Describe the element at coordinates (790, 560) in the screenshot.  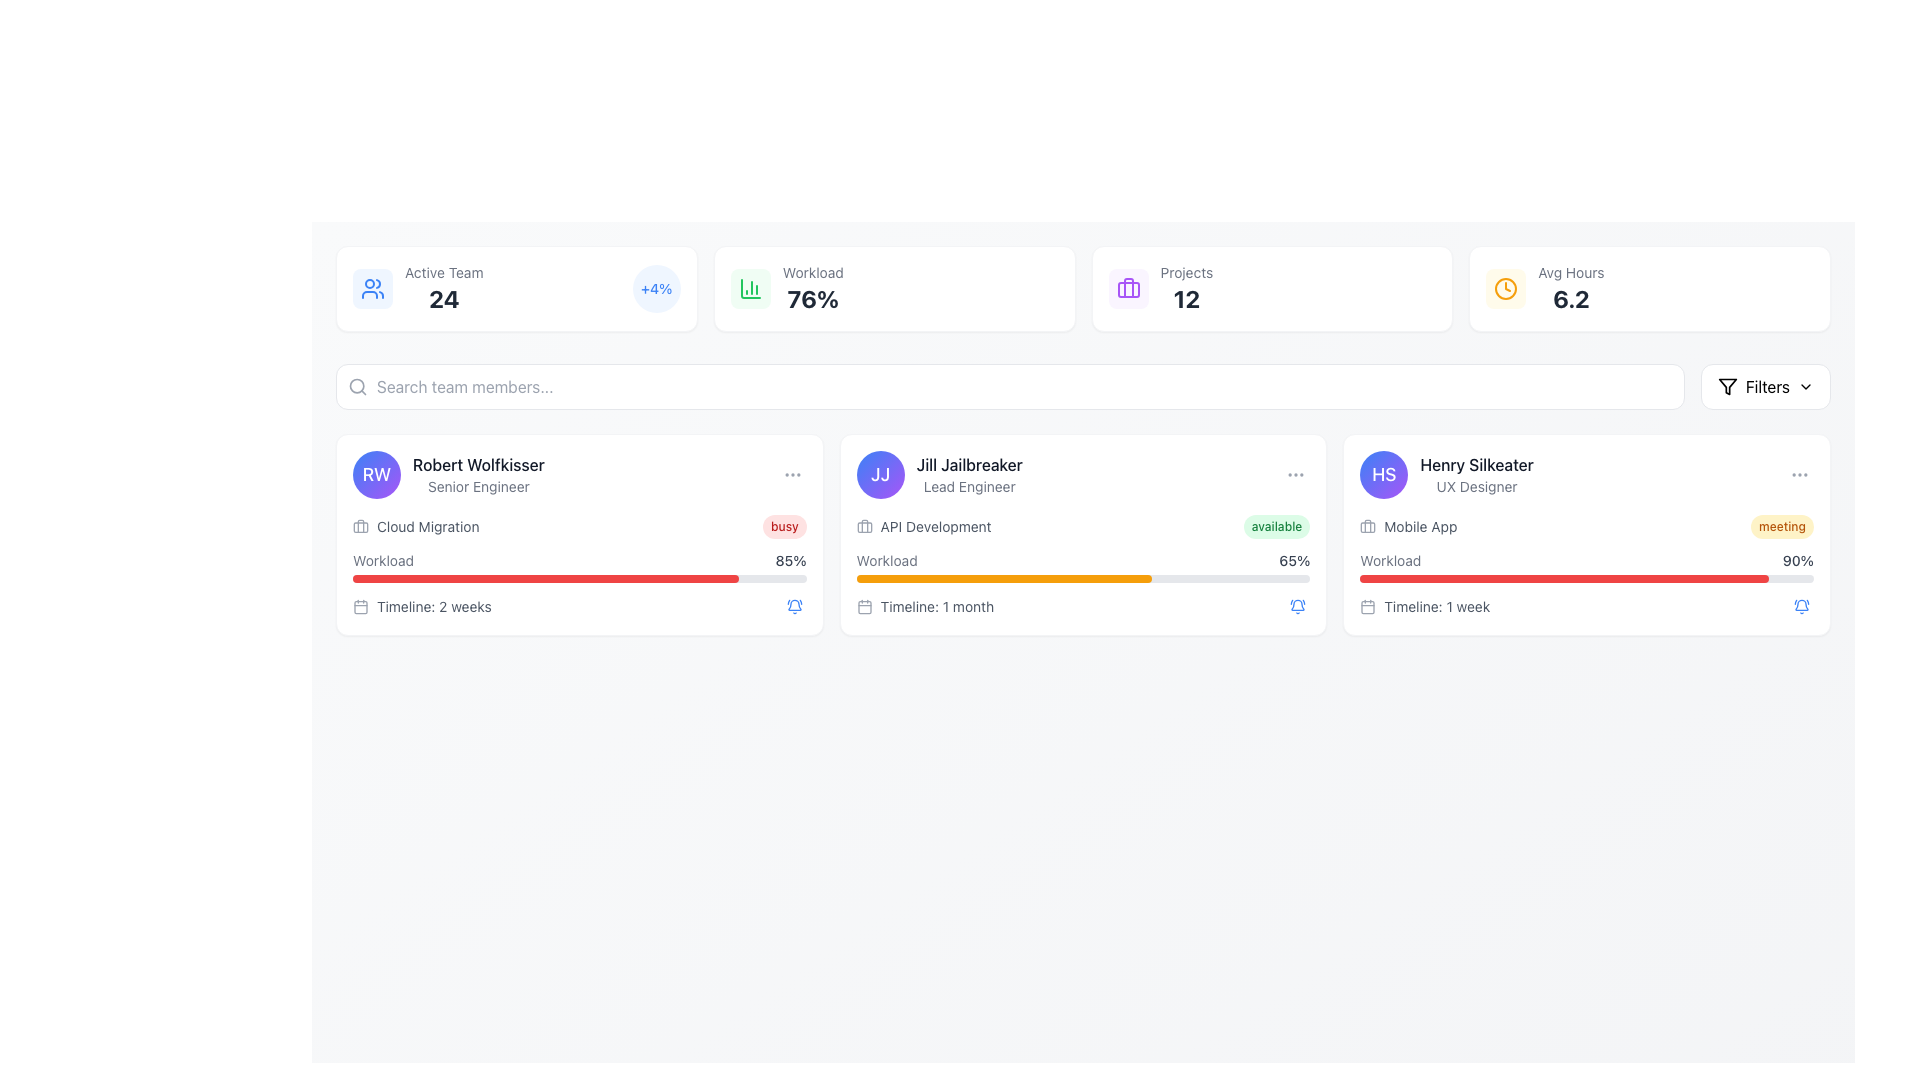
I see `the text element that represents the quantitative value of workload percentage, located in the lower section of the first card, to the far right of the 'Workload' label and aligned with the progress bar` at that location.